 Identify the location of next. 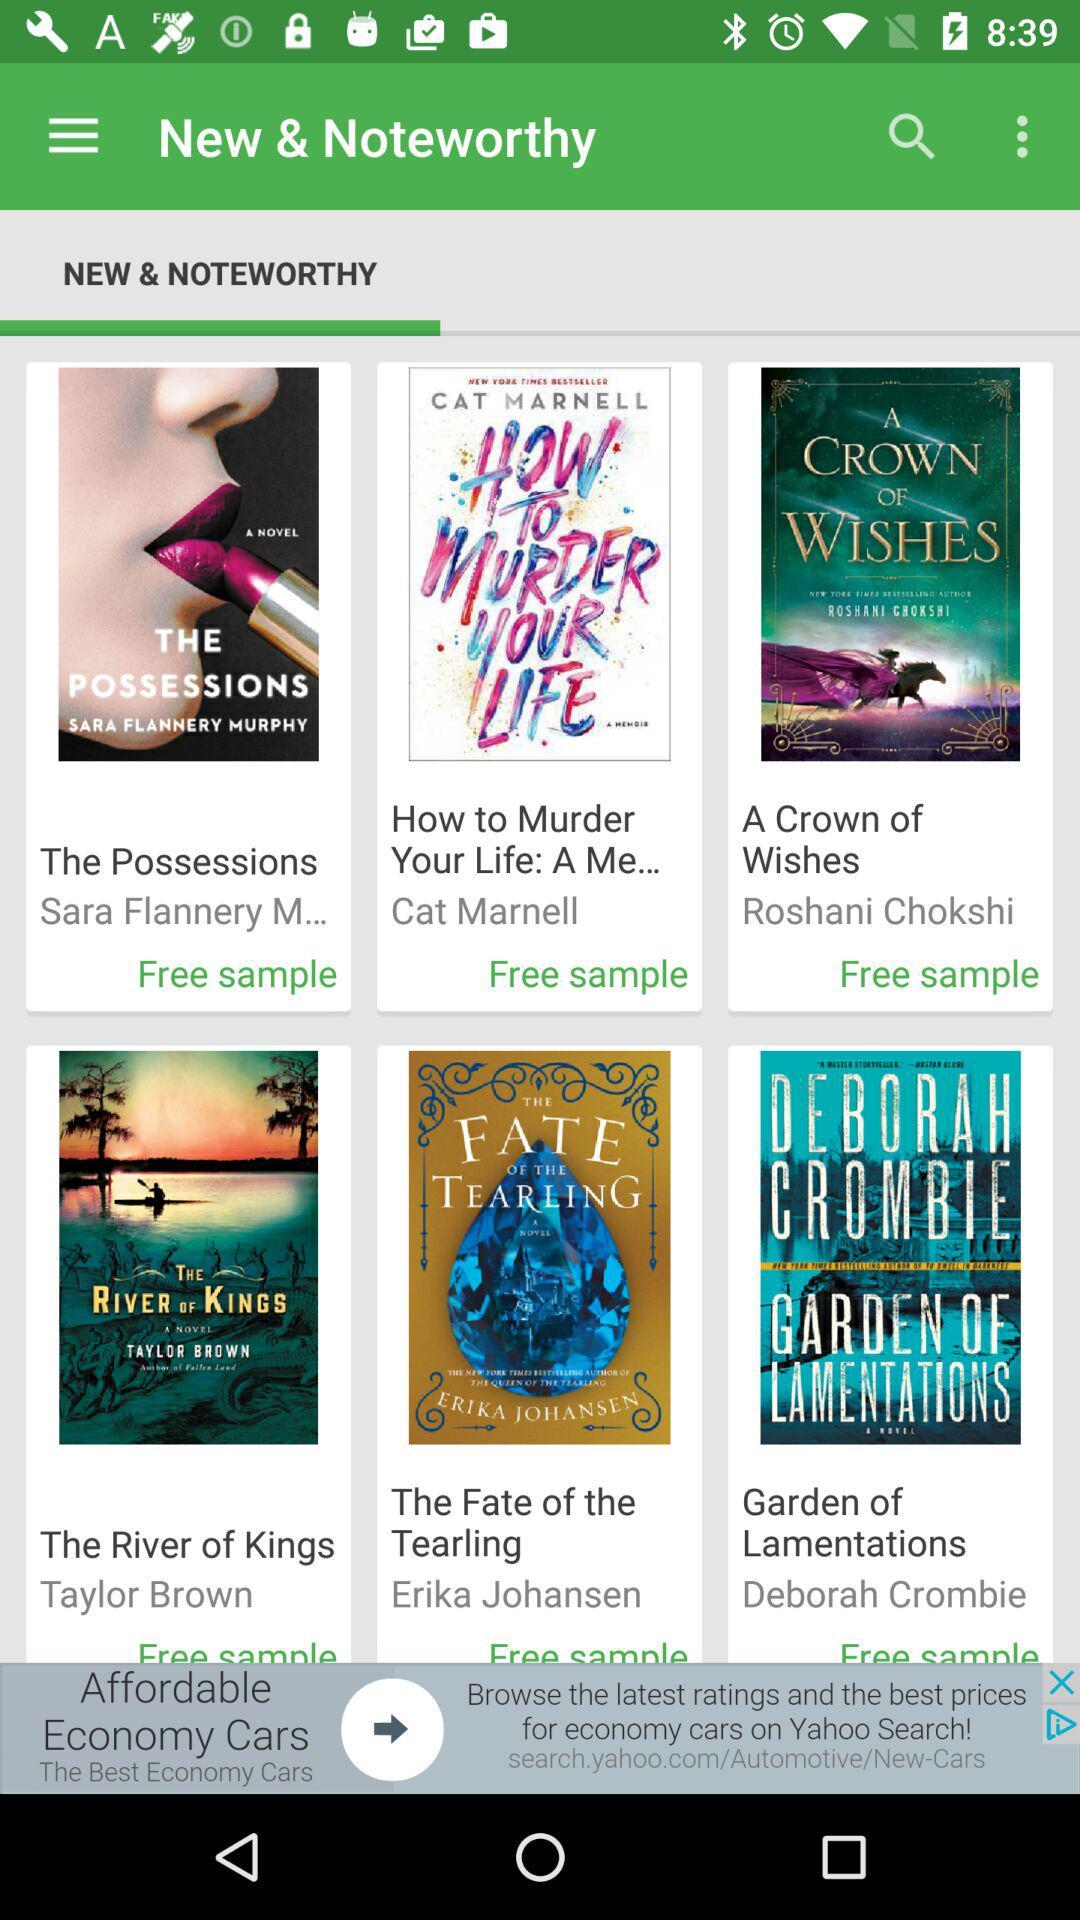
(540, 1727).